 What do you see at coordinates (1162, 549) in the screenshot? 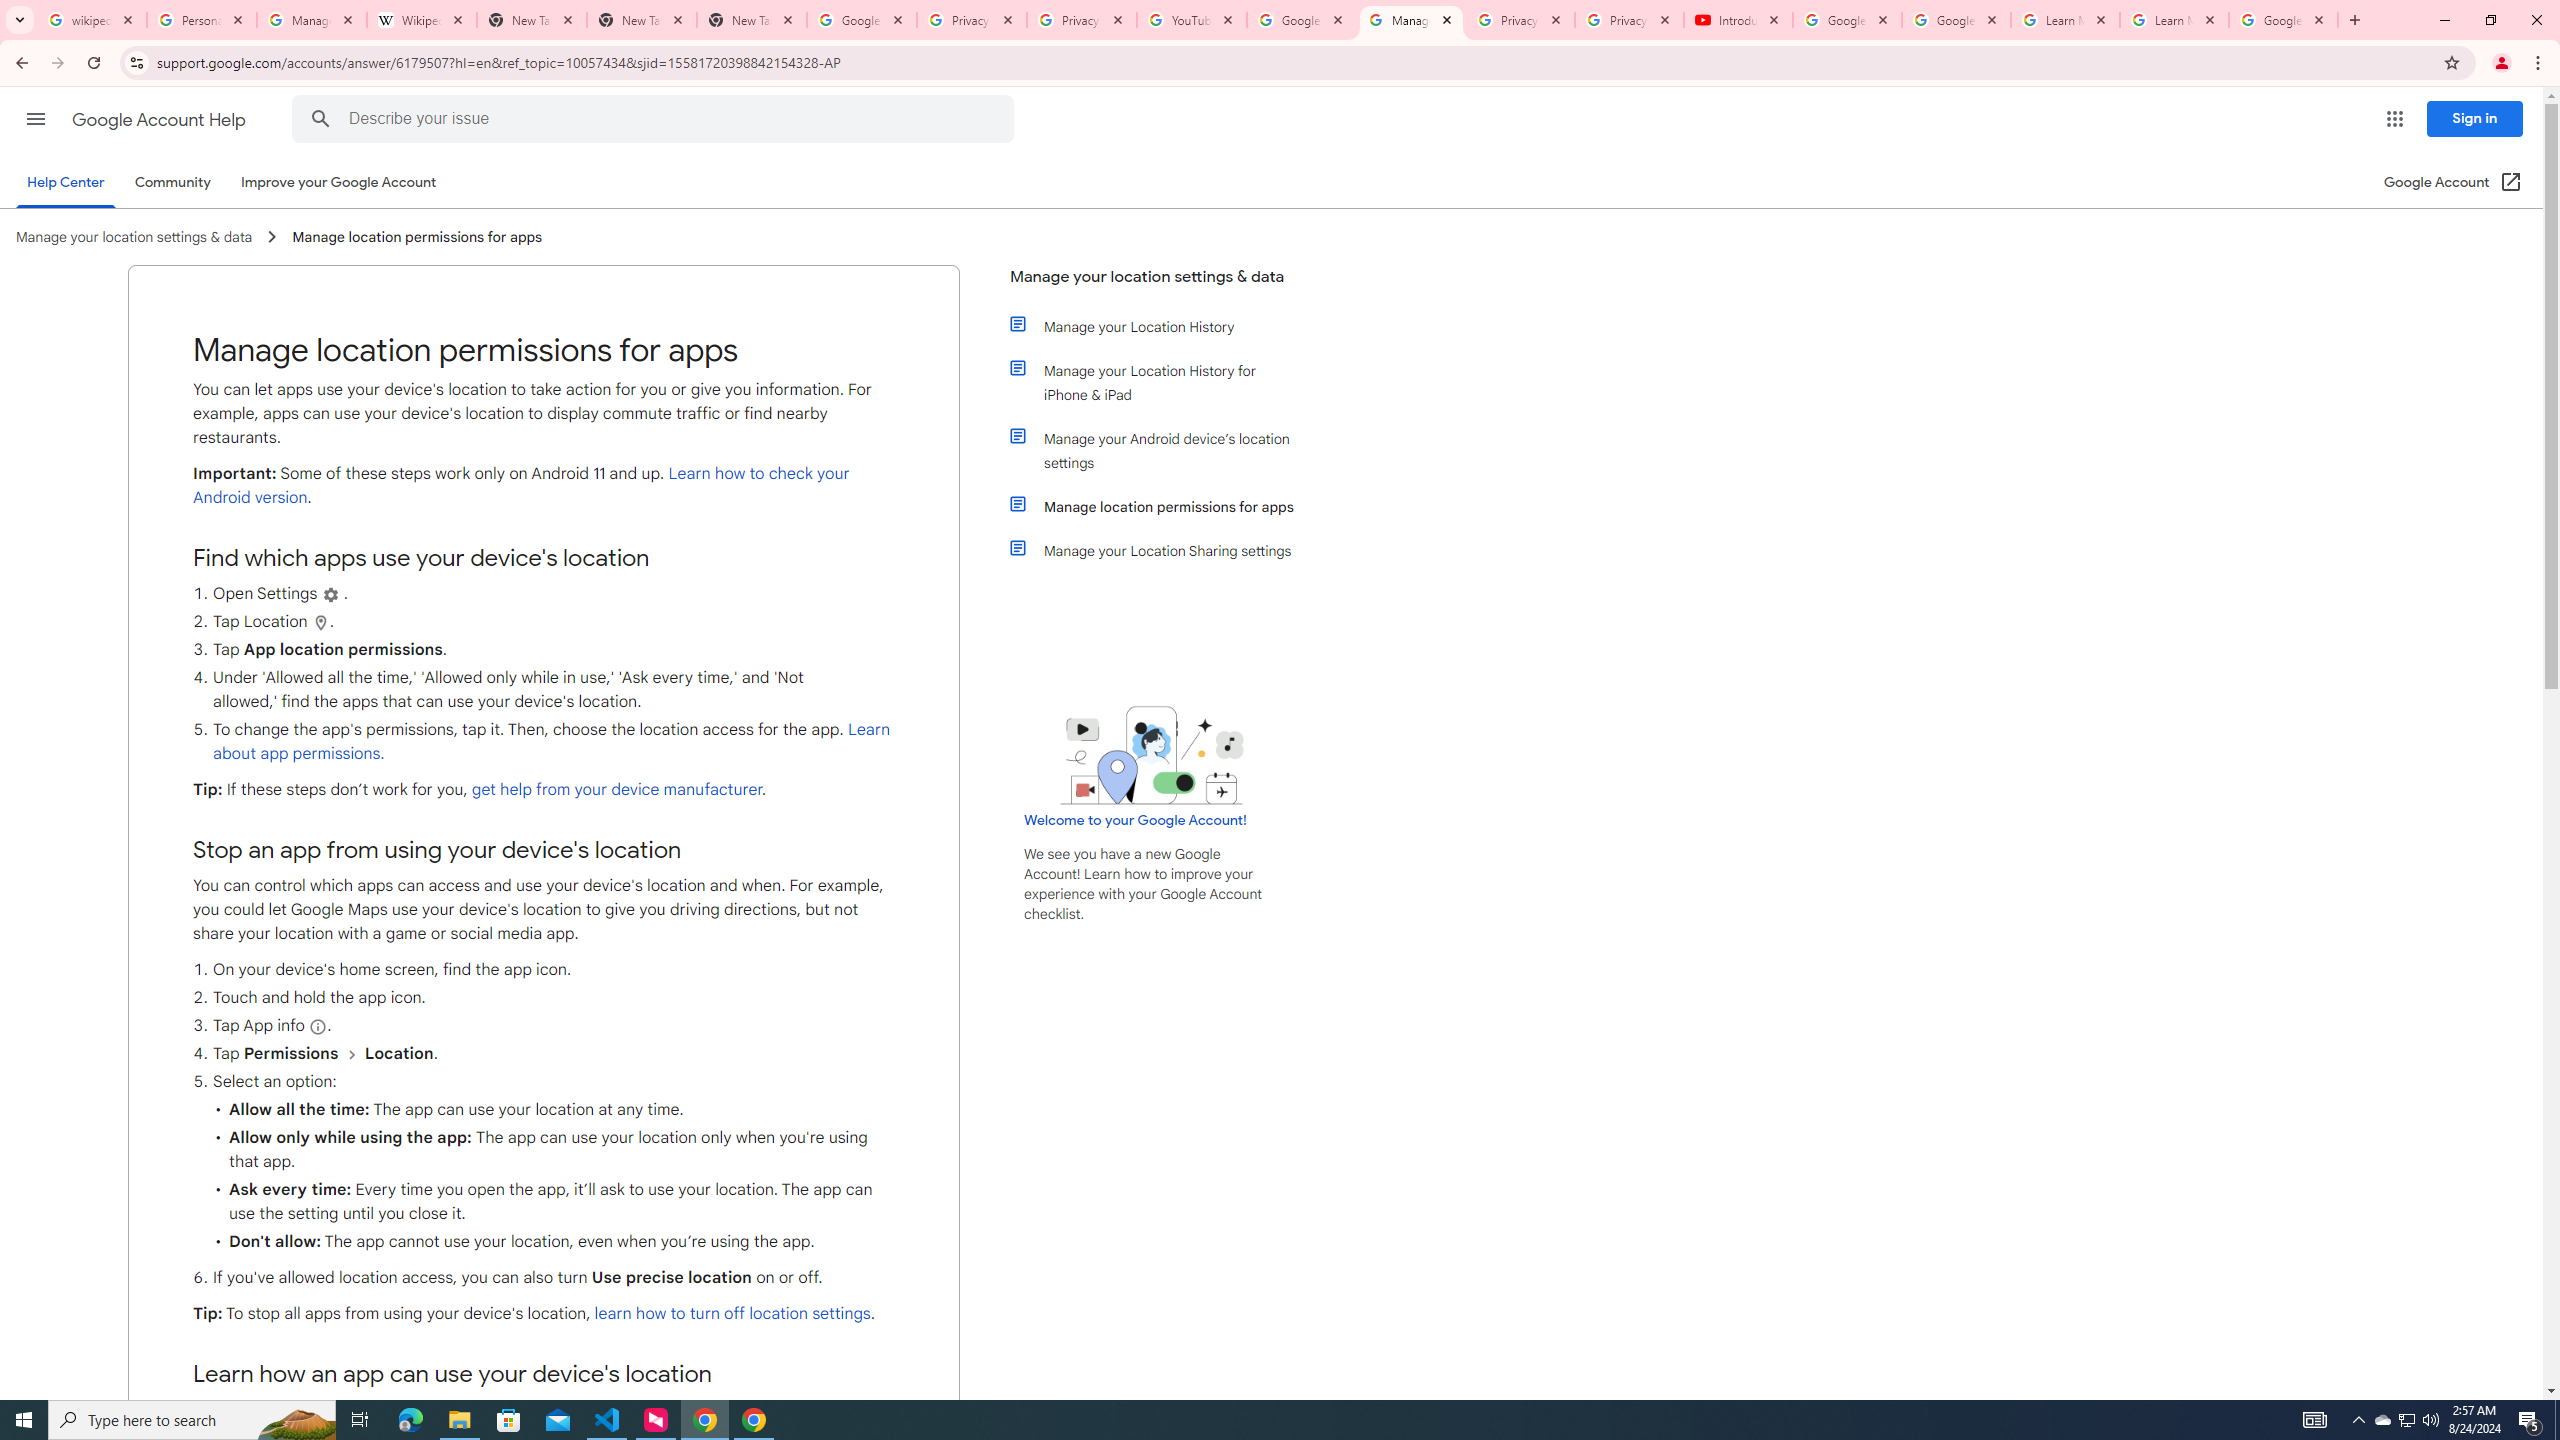
I see `'Manage your Location Sharing settings'` at bounding box center [1162, 549].